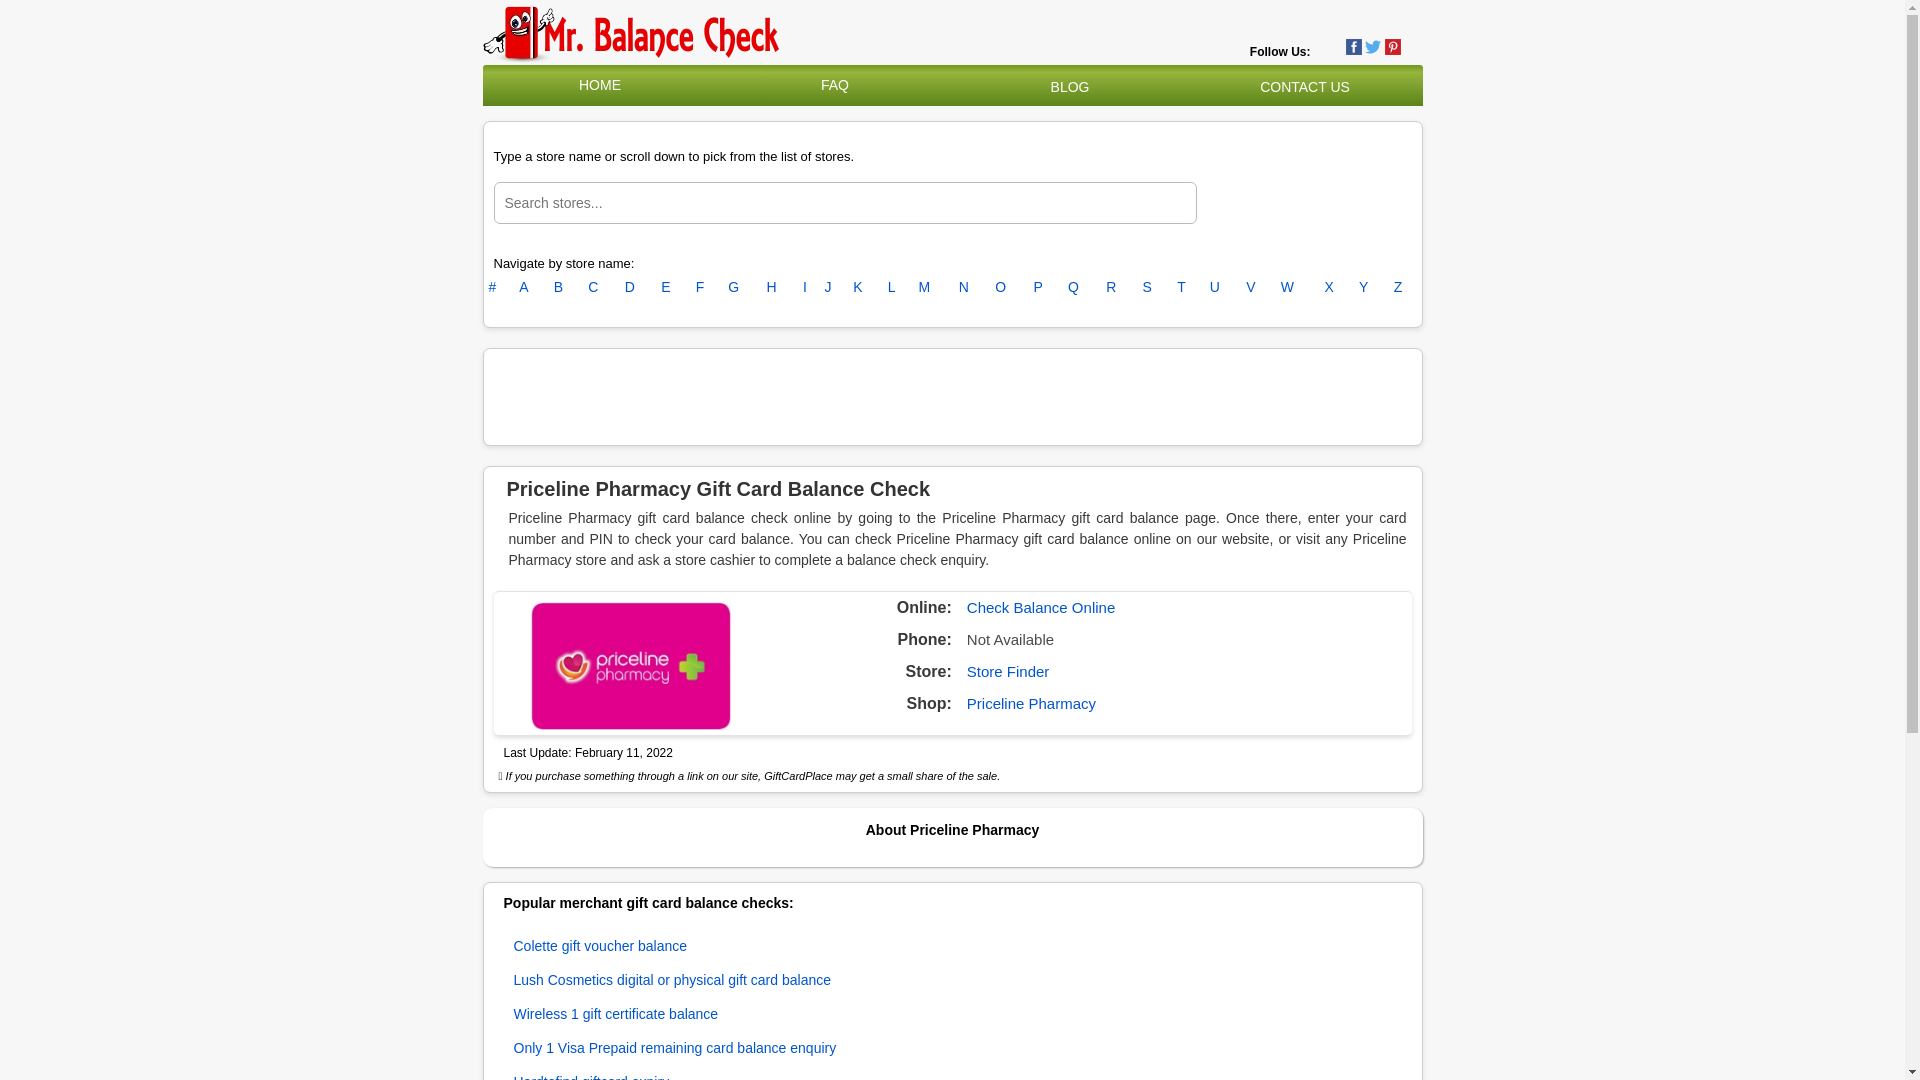 This screenshot has height=1080, width=1920. Describe the element at coordinates (615, 1014) in the screenshot. I see `'Wireless 1 gift certificate balance'` at that location.